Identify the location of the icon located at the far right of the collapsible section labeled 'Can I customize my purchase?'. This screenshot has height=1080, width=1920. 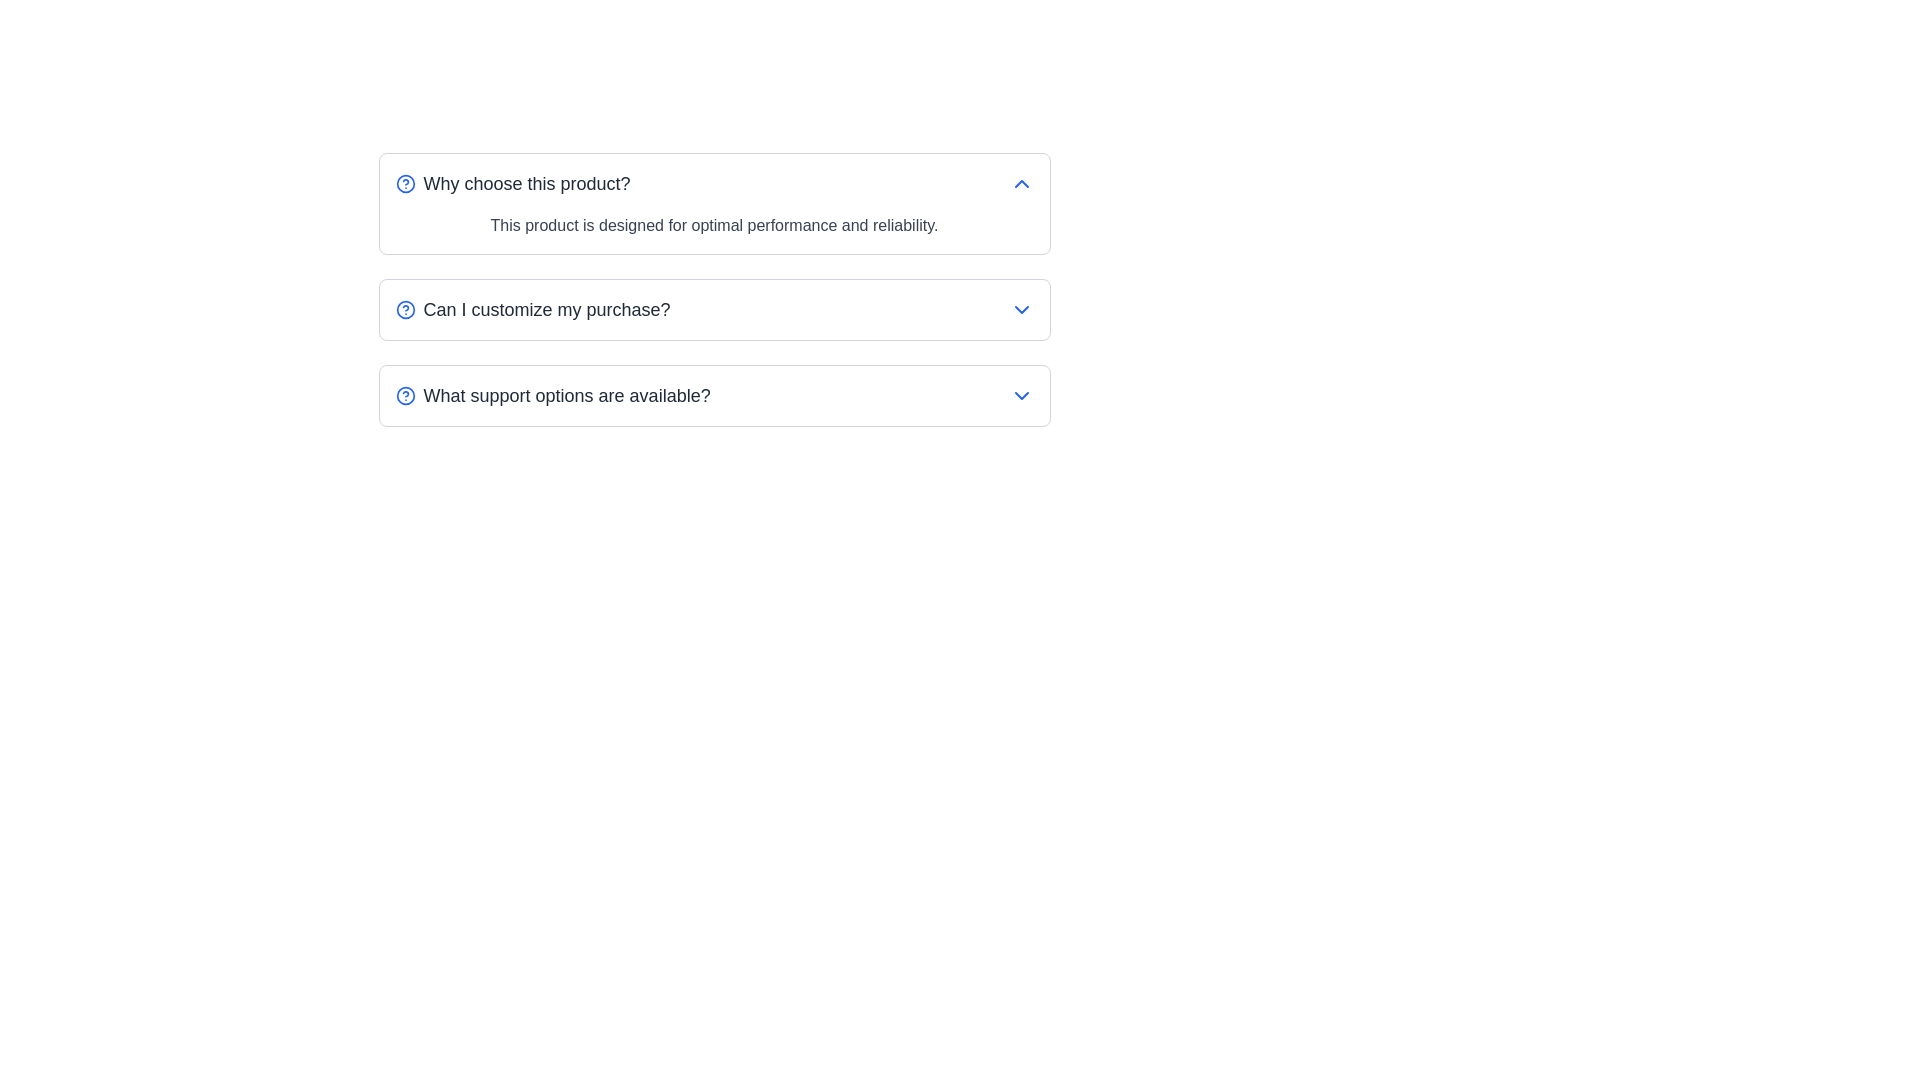
(1021, 309).